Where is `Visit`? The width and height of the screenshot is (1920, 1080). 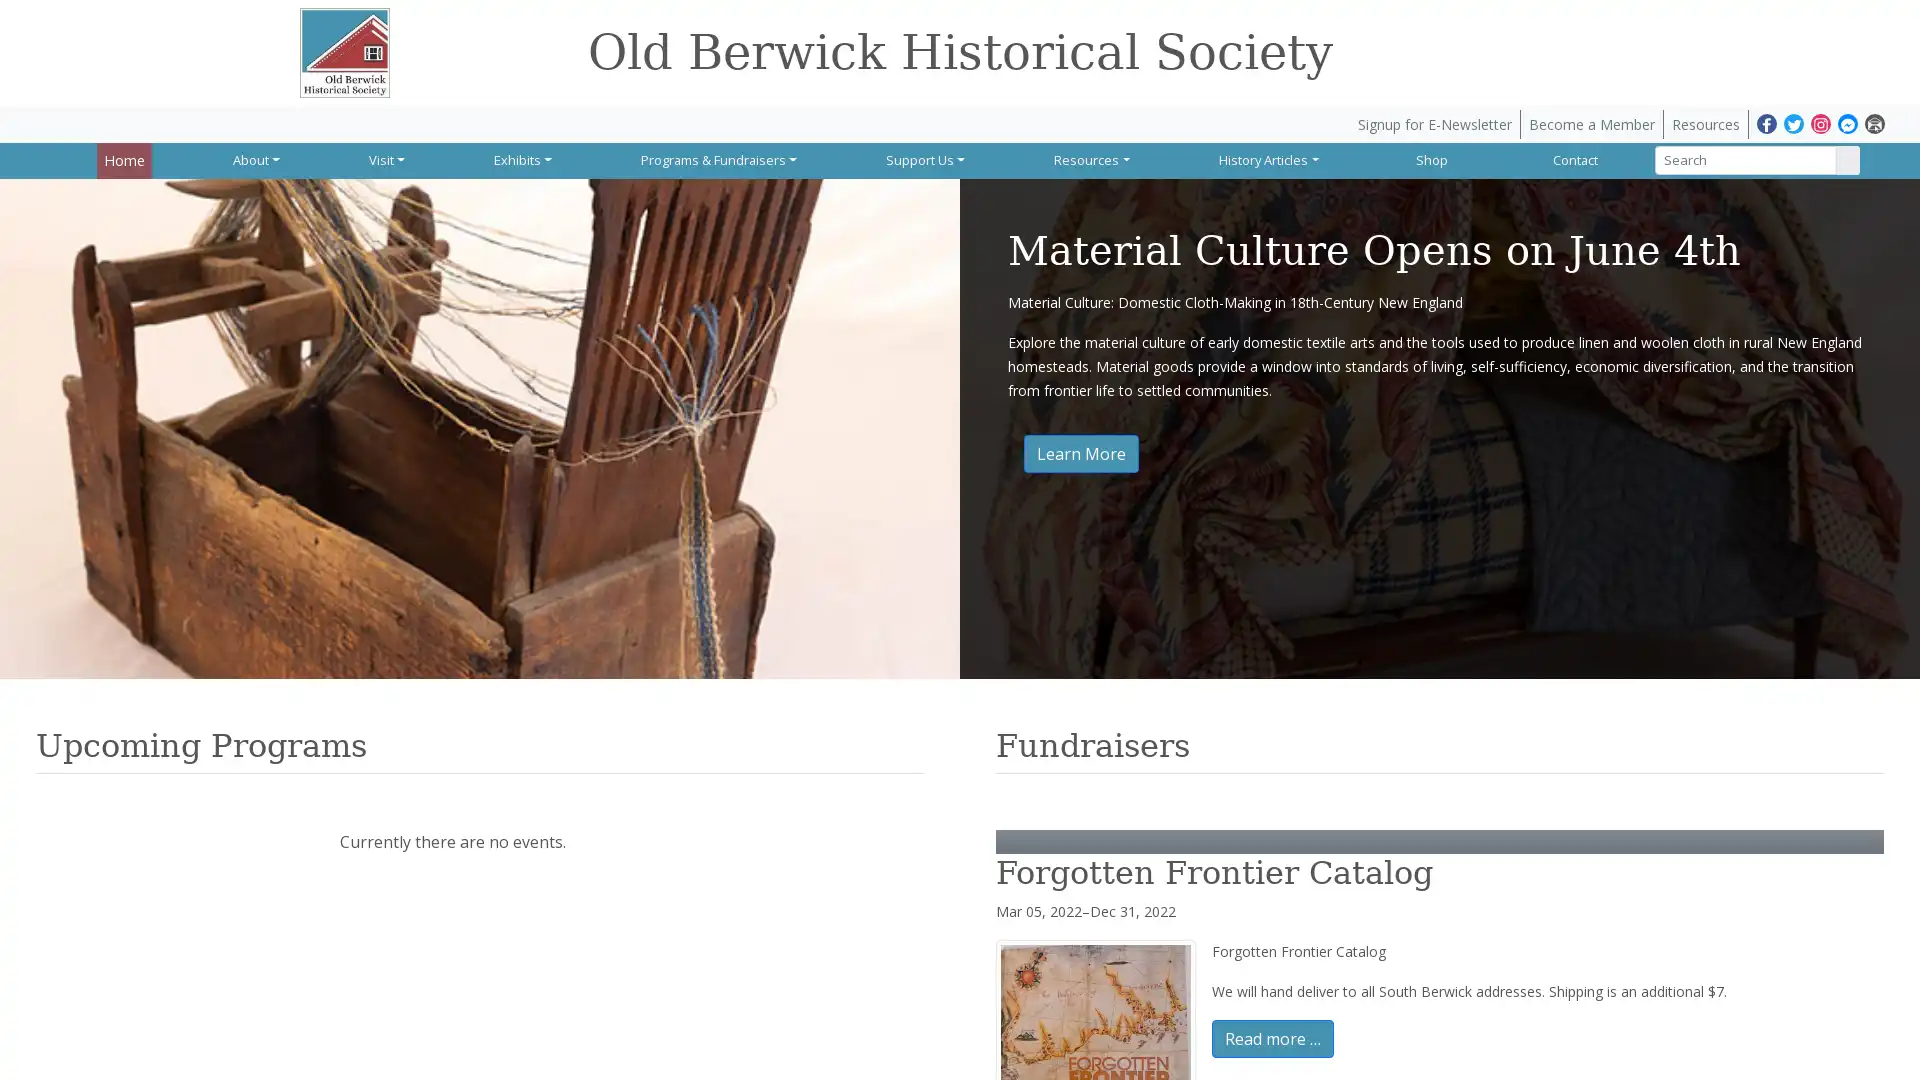
Visit is located at coordinates (384, 158).